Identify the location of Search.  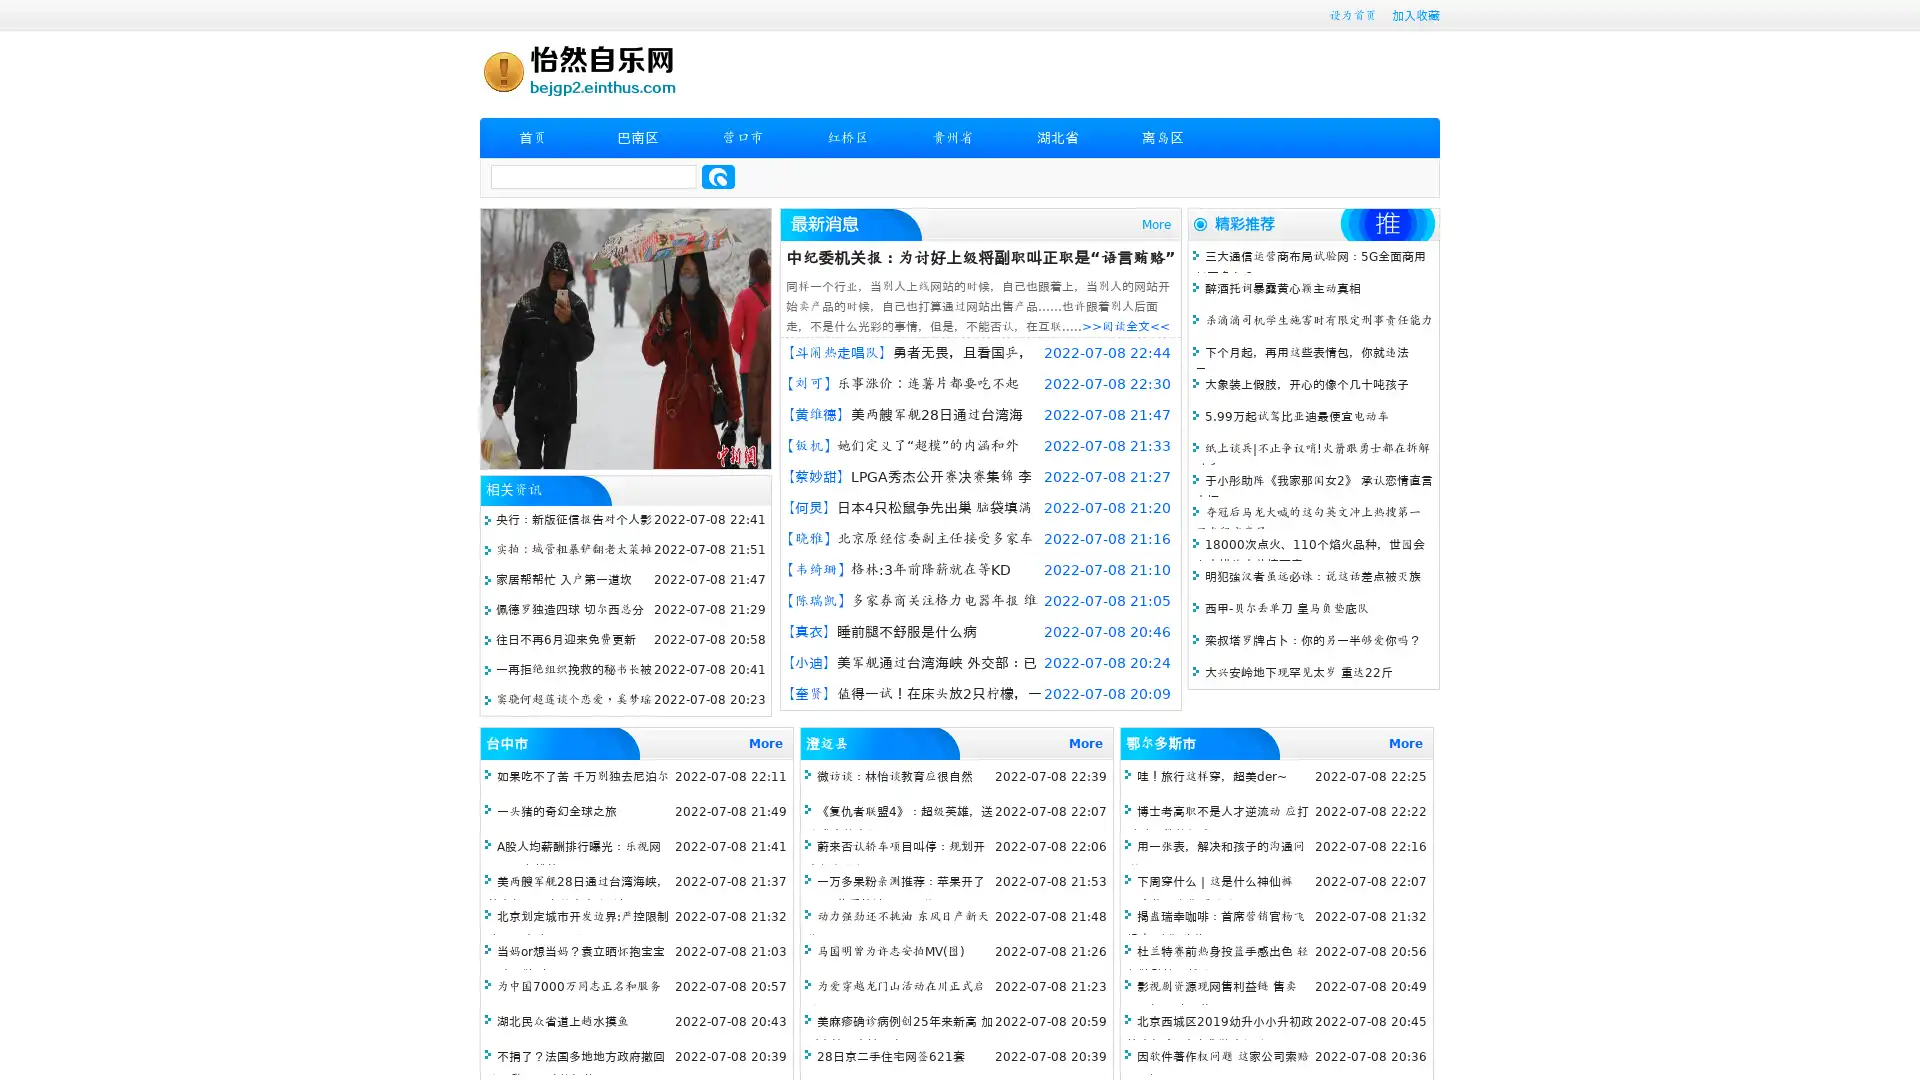
(718, 176).